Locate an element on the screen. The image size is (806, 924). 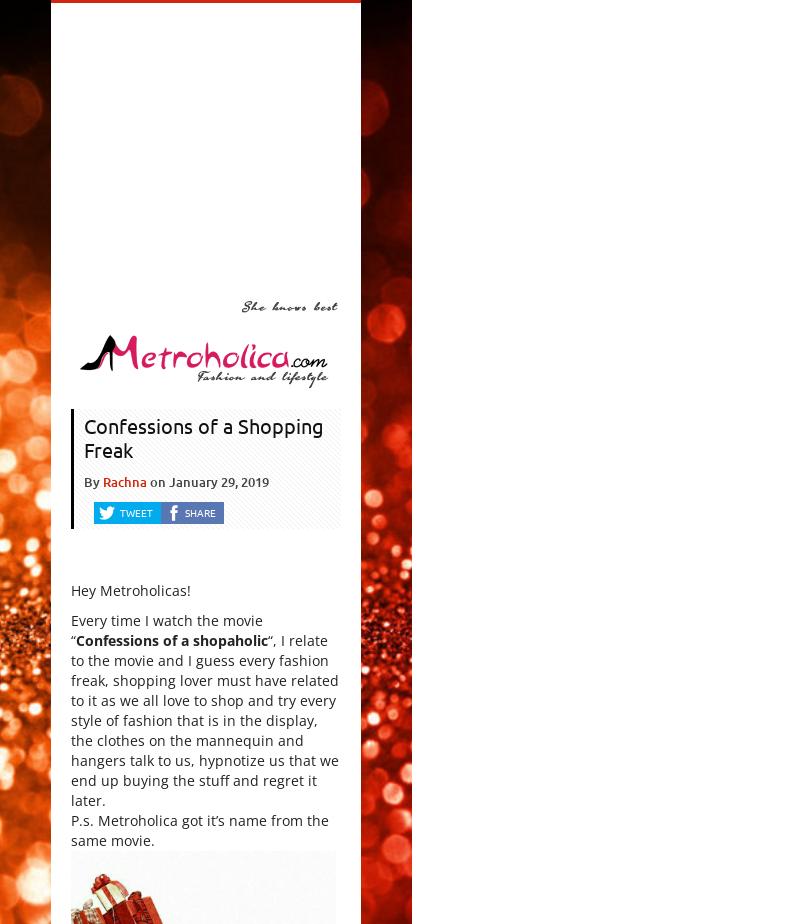
'on' is located at coordinates (157, 481).